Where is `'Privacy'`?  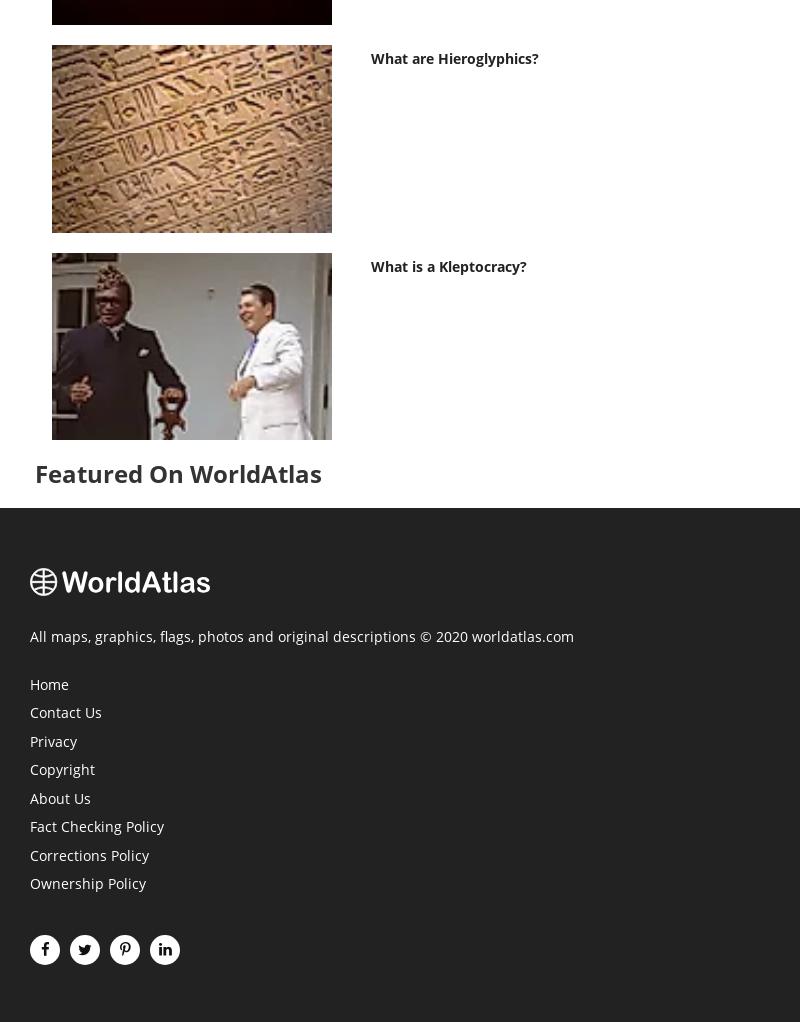
'Privacy' is located at coordinates (30, 739).